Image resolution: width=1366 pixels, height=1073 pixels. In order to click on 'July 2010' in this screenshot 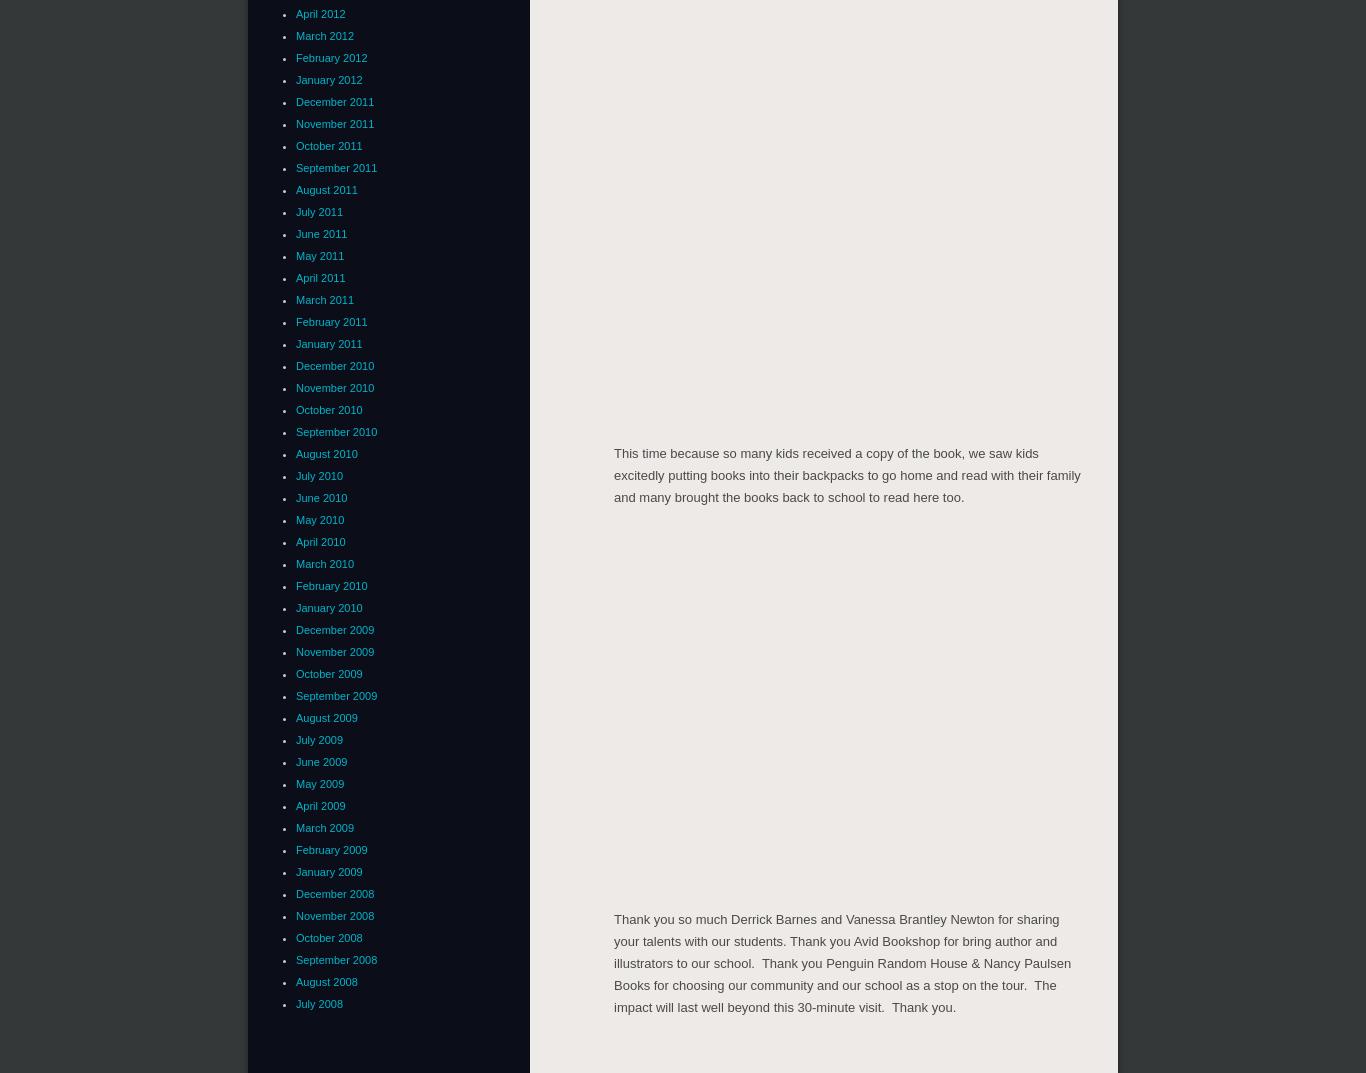, I will do `click(319, 475)`.